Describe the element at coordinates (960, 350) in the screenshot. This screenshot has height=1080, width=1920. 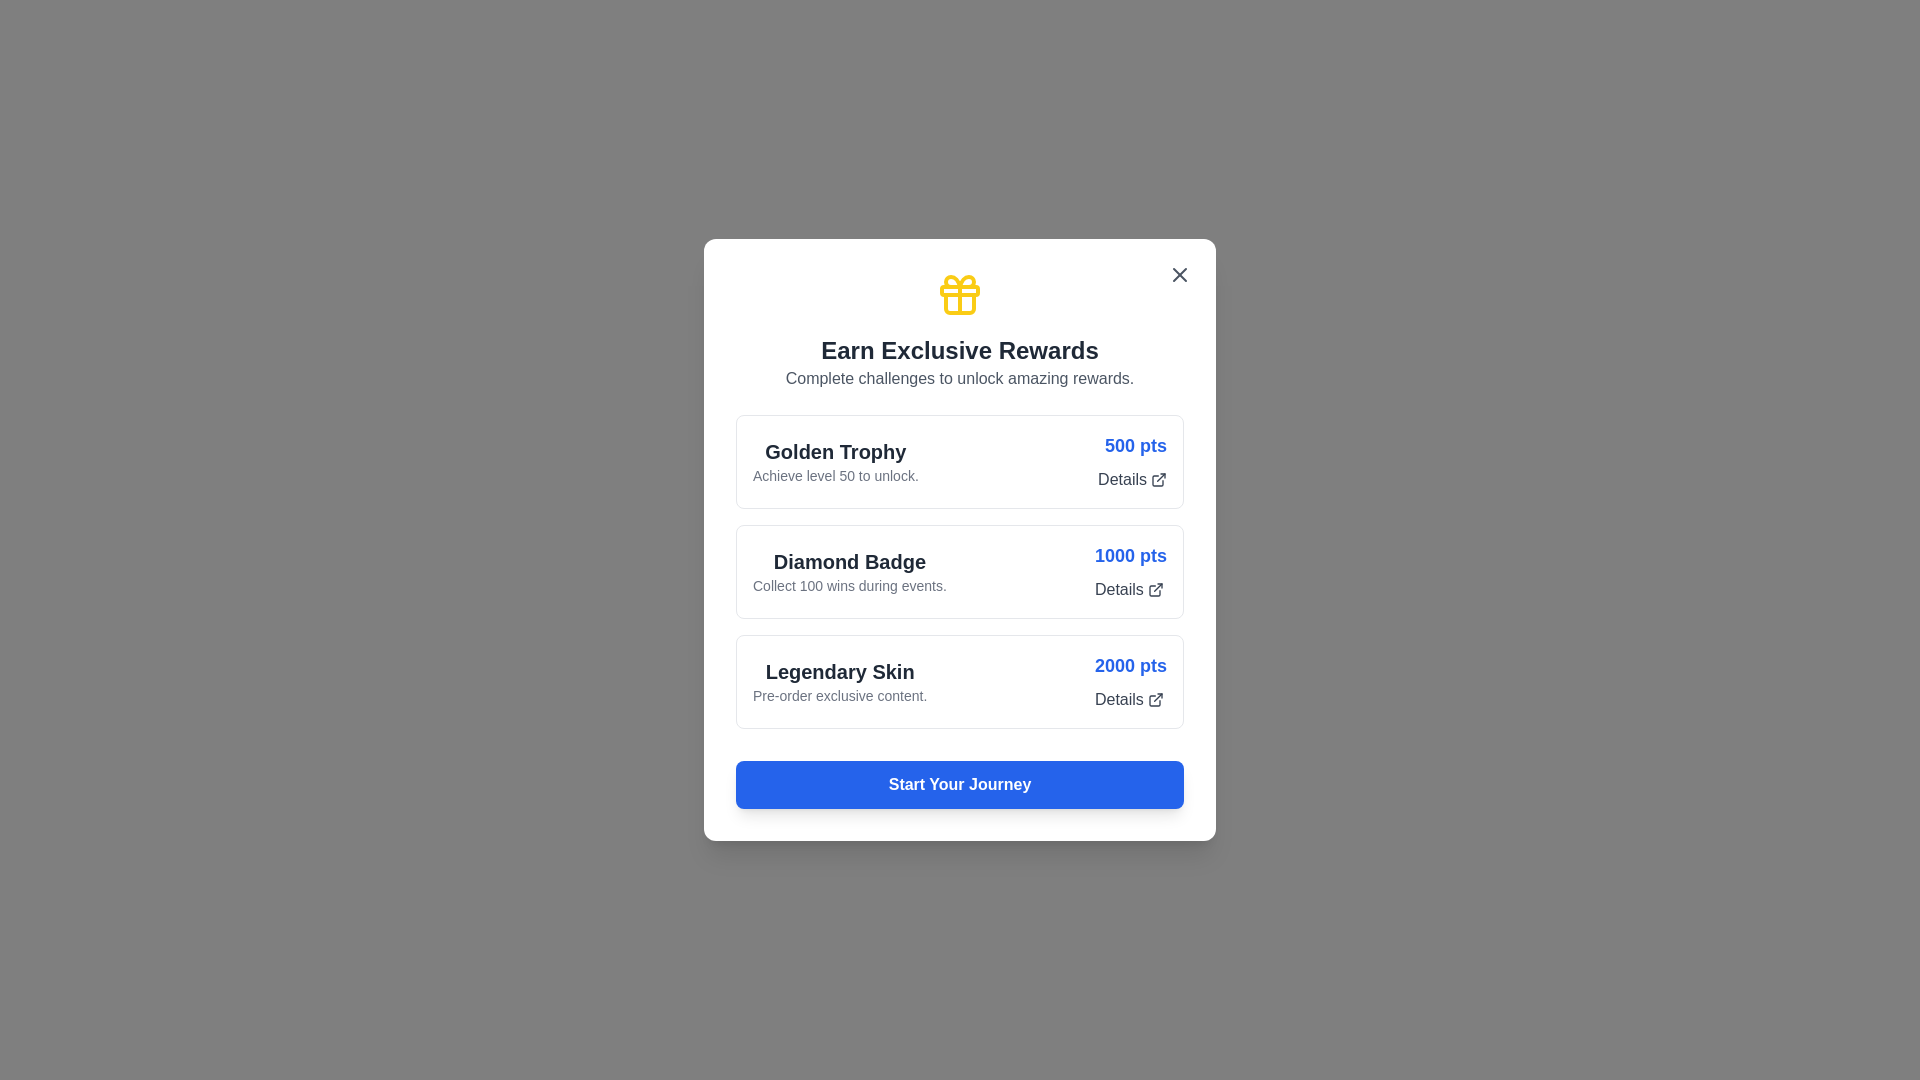
I see `the bold header text displaying 'Earn Exclusive Rewards' located in the upper center of the modal dialog box` at that location.